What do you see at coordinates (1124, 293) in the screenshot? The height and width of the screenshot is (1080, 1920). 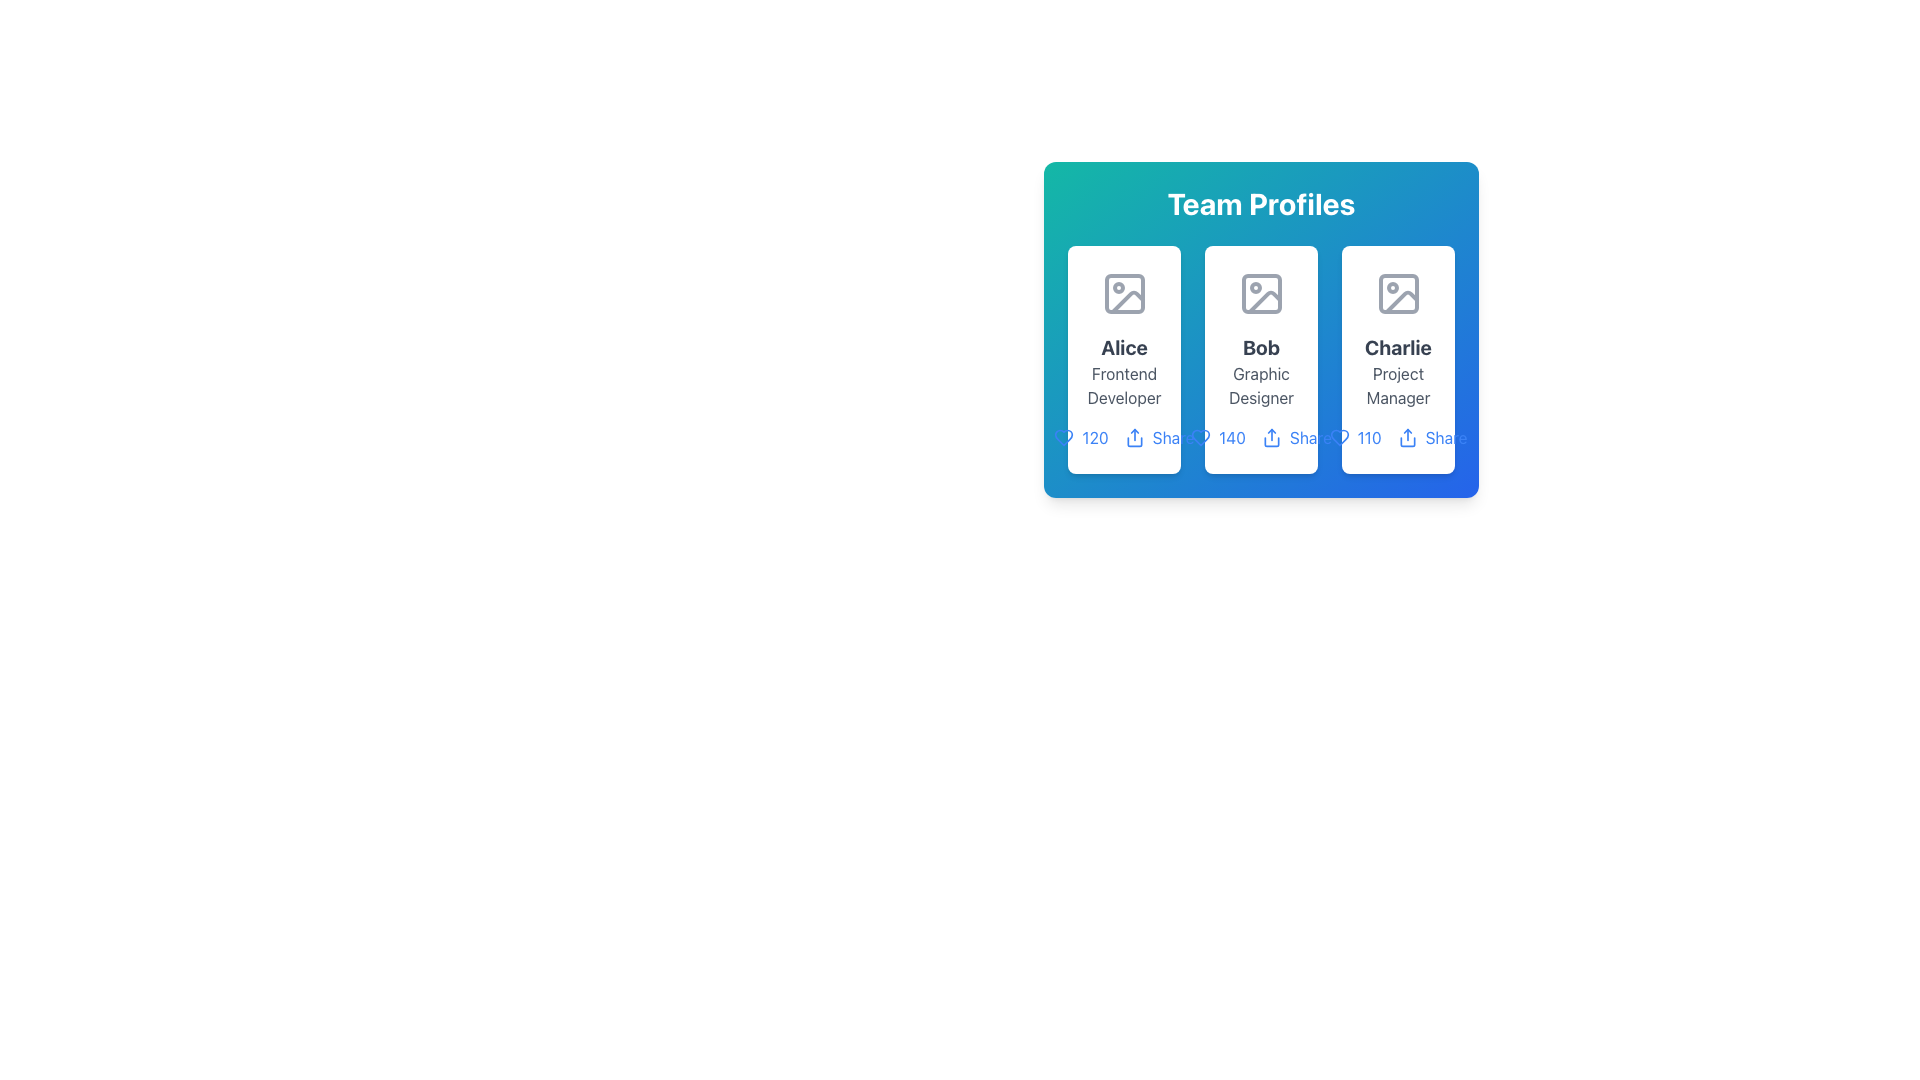 I see `the Image placeholder icon located at the upper section of the card for user 'Alice', which is the first card in the 'Team Profiles' panel` at bounding box center [1124, 293].